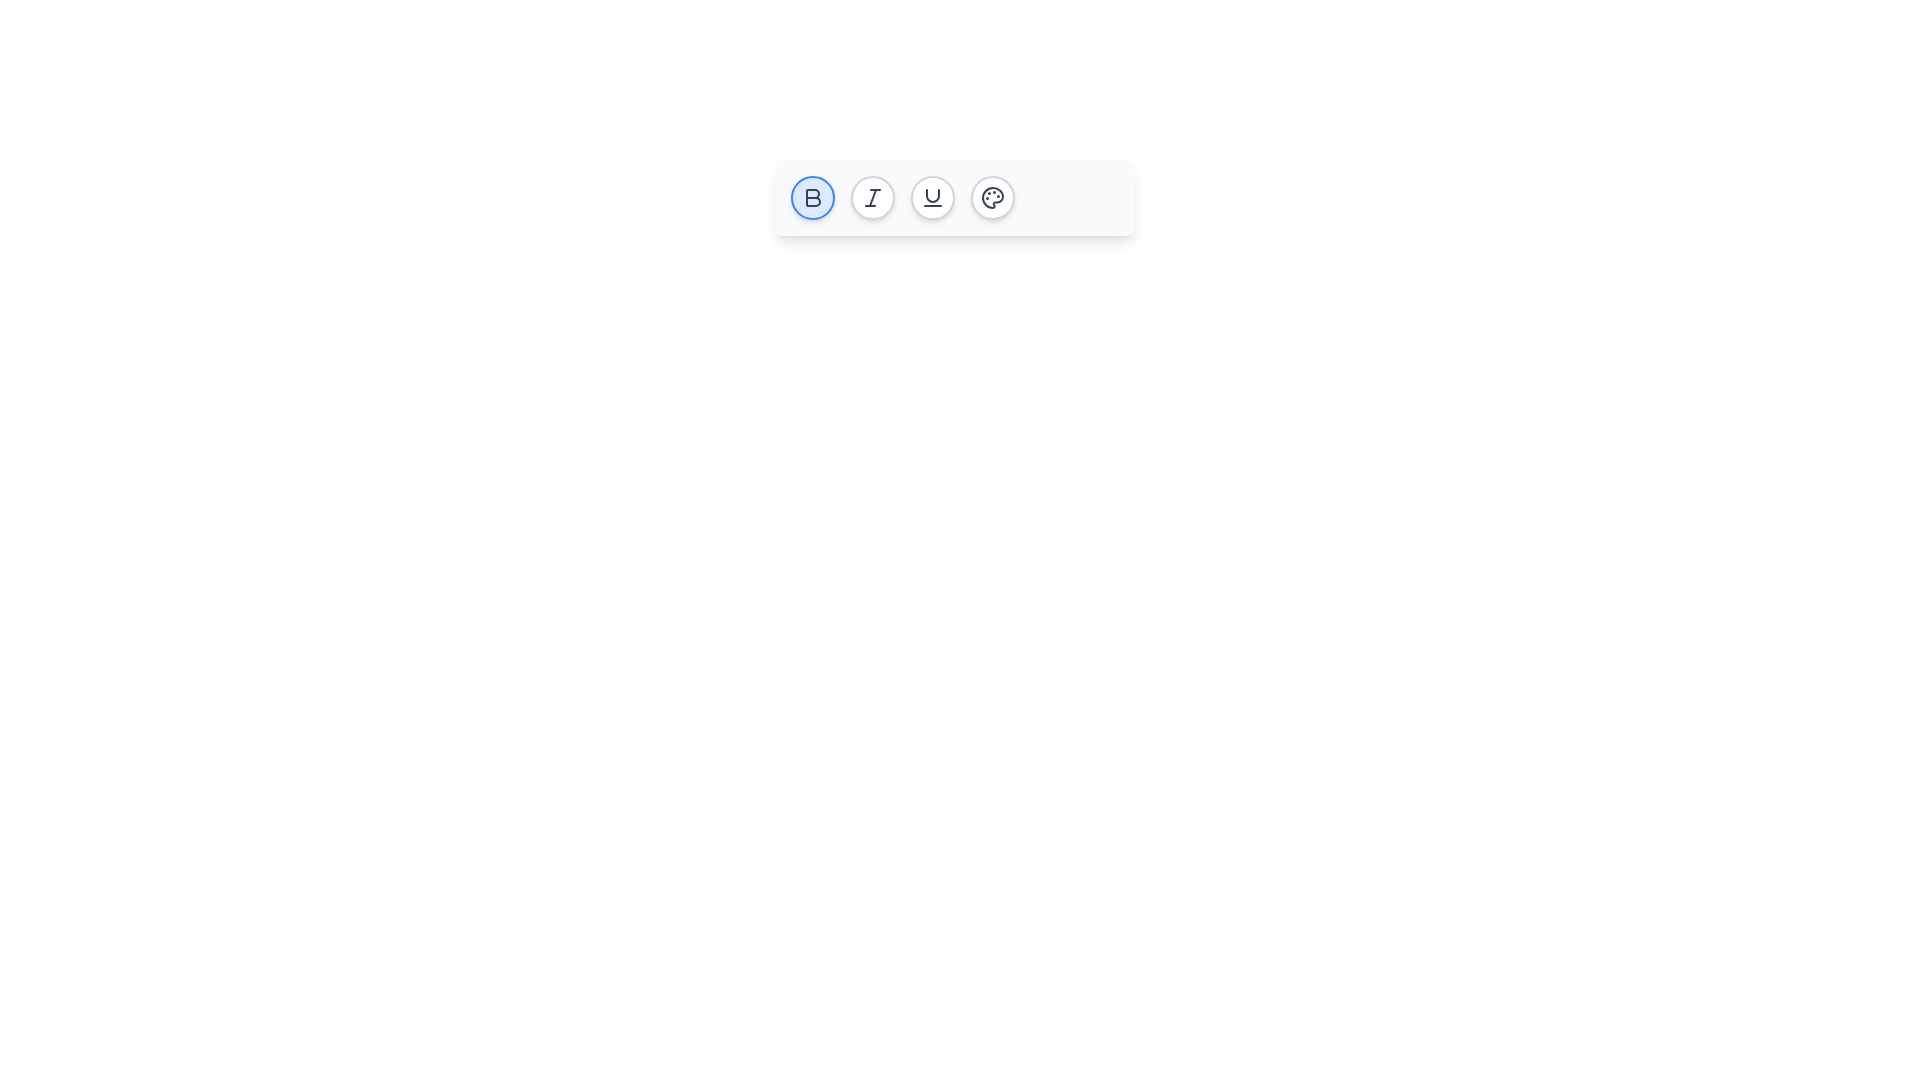  Describe the element at coordinates (954, 197) in the screenshot. I see `the underline icon (U) on the formatting toolbar` at that location.